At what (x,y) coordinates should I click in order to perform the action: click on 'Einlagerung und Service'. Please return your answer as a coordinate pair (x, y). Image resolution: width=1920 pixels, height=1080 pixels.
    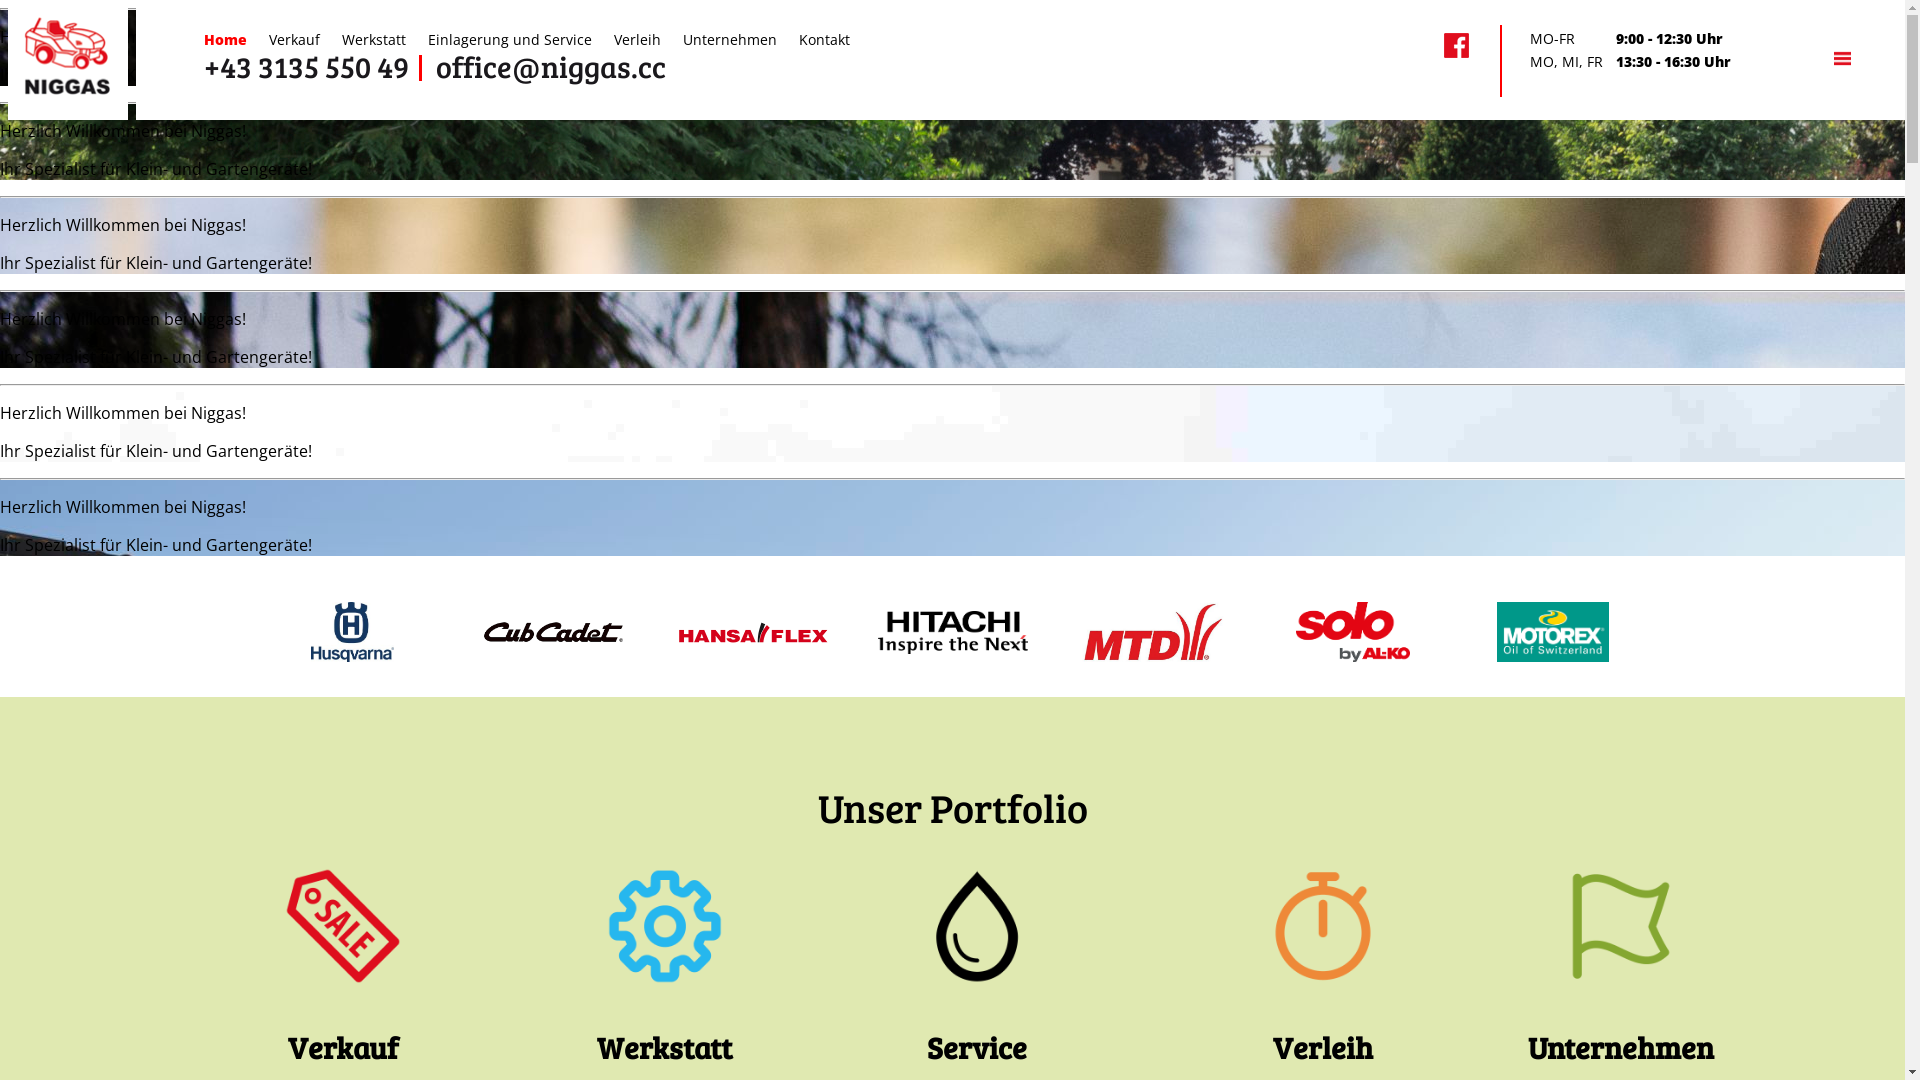
    Looking at the image, I should click on (426, 39).